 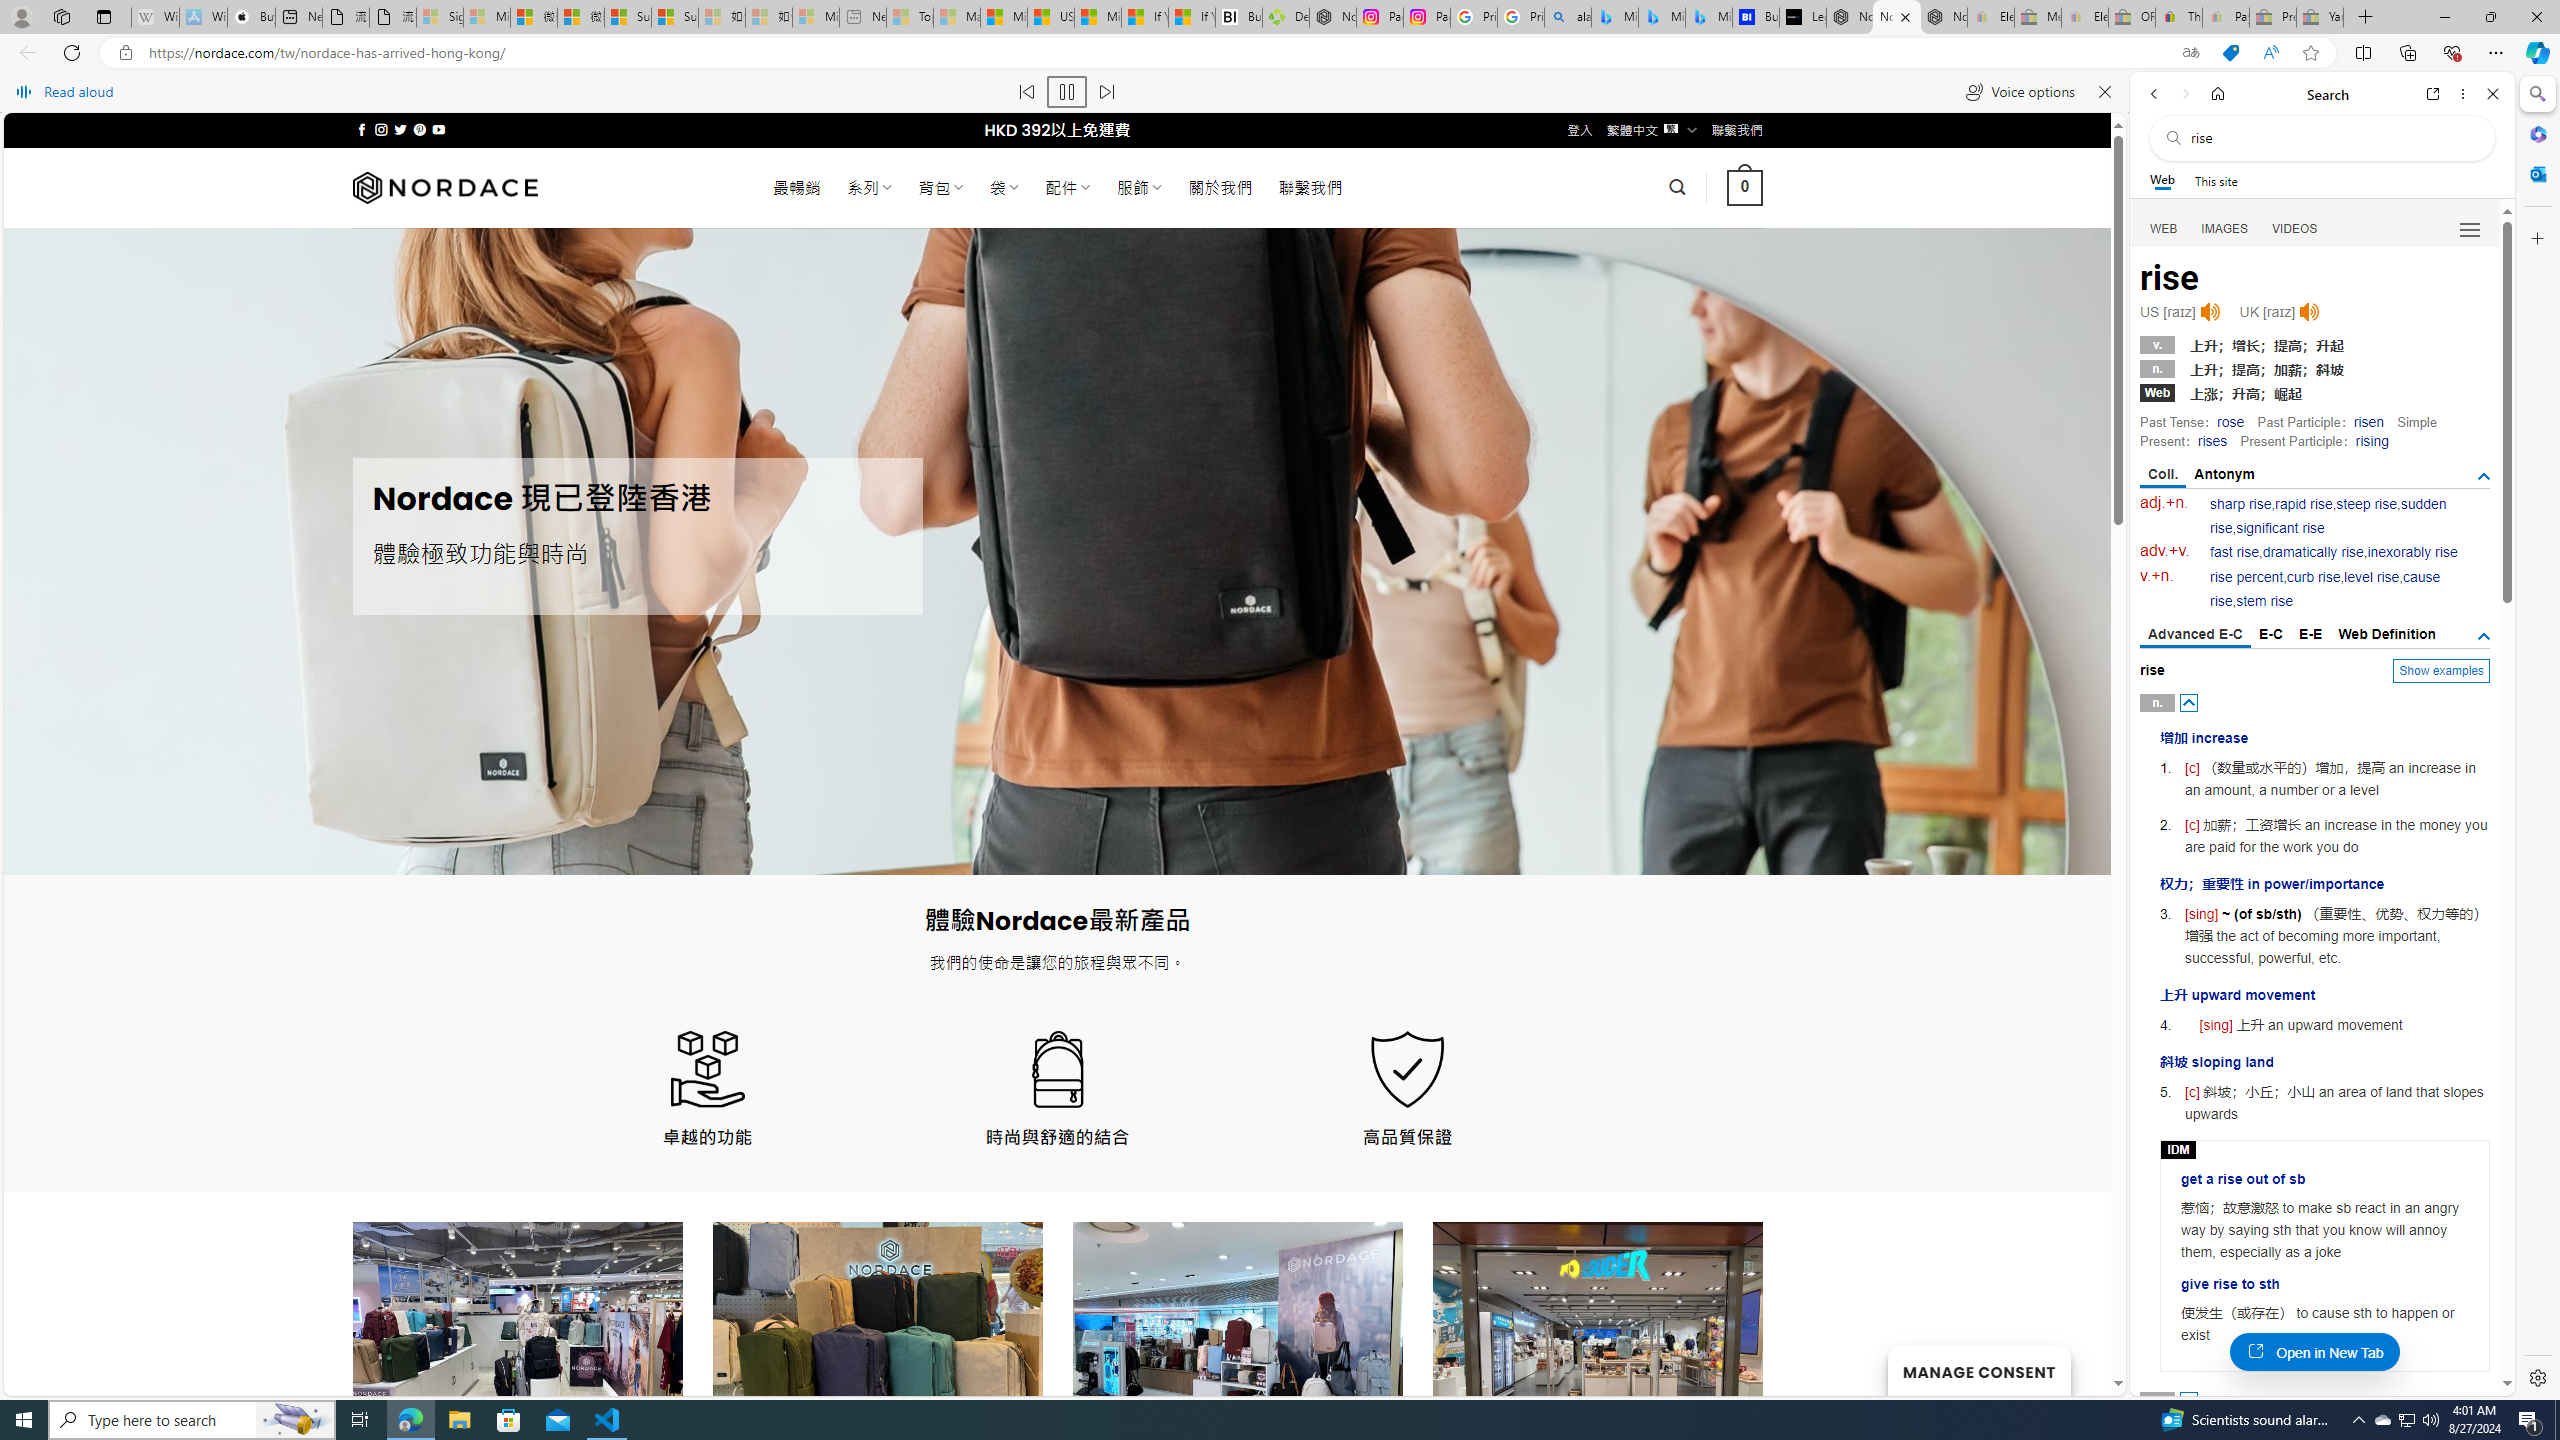 I want to click on 'E-E', so click(x=2311, y=633).